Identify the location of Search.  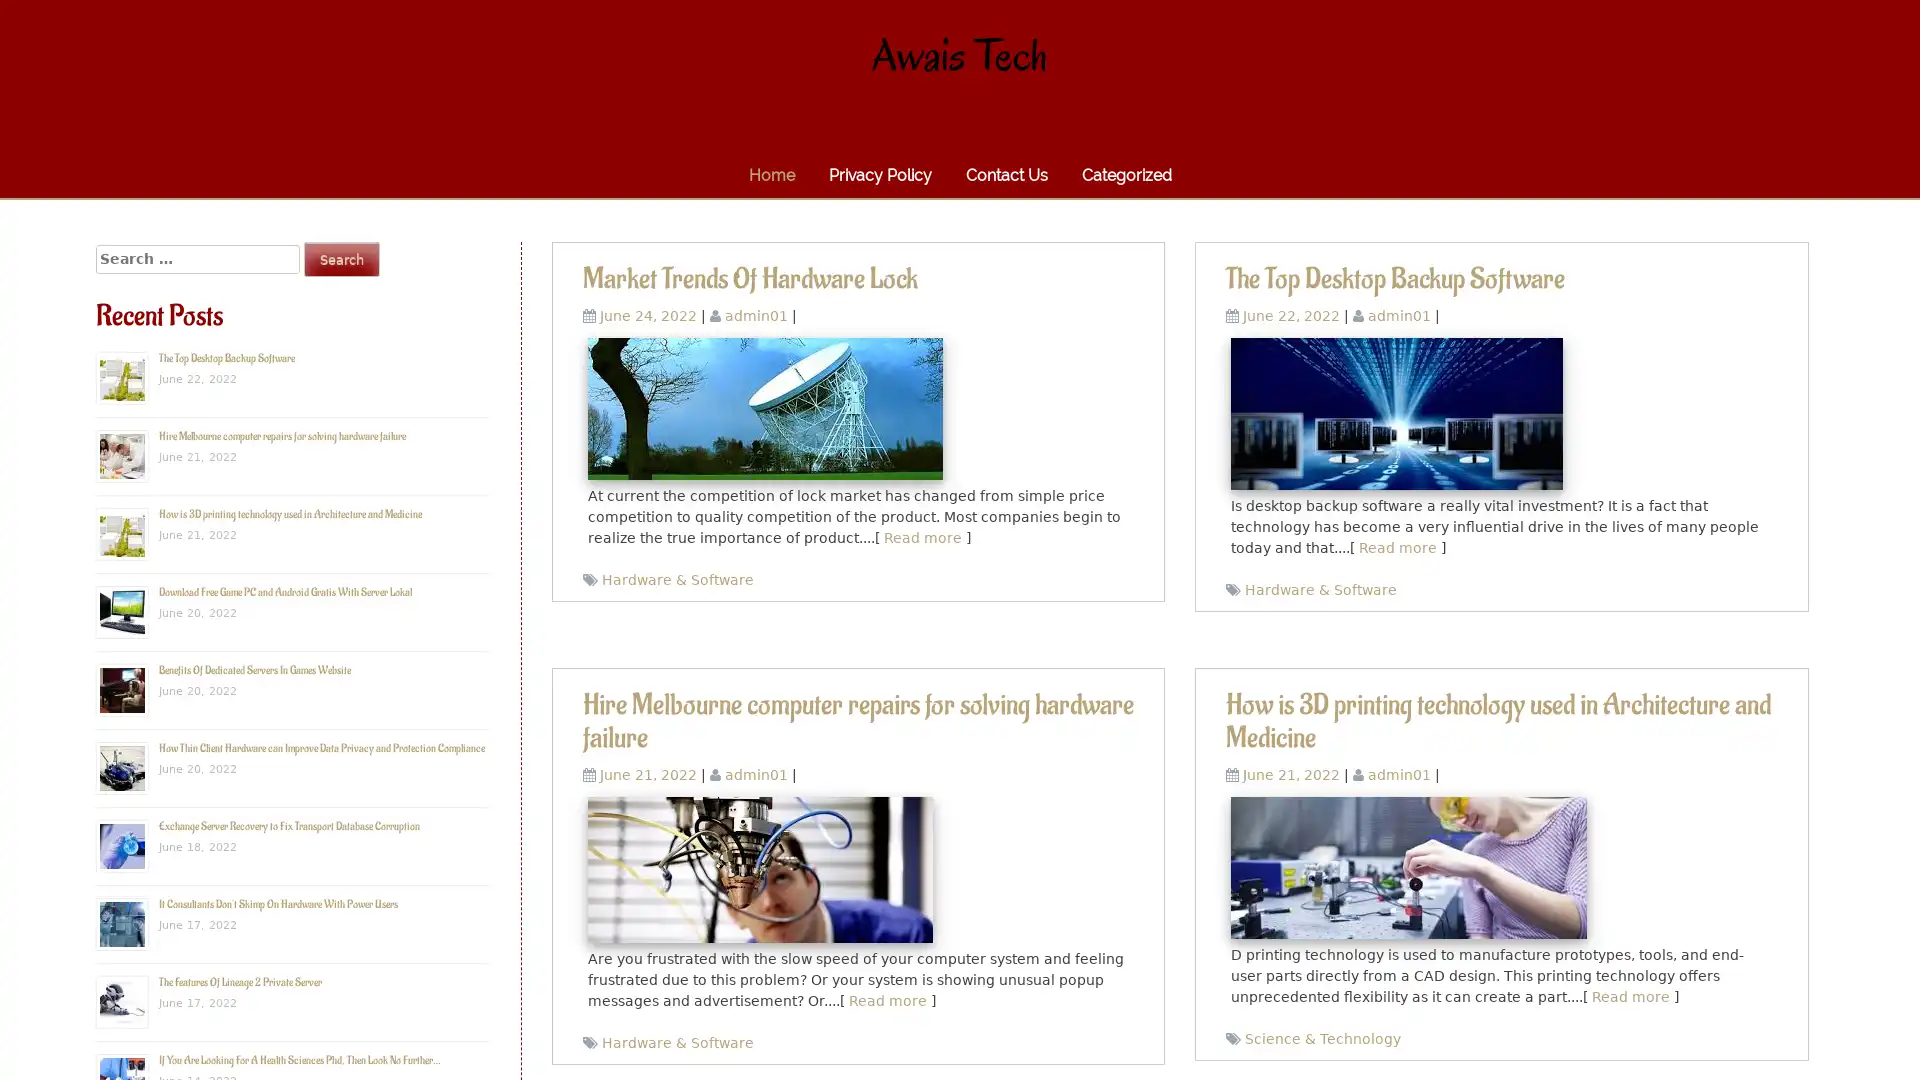
(341, 258).